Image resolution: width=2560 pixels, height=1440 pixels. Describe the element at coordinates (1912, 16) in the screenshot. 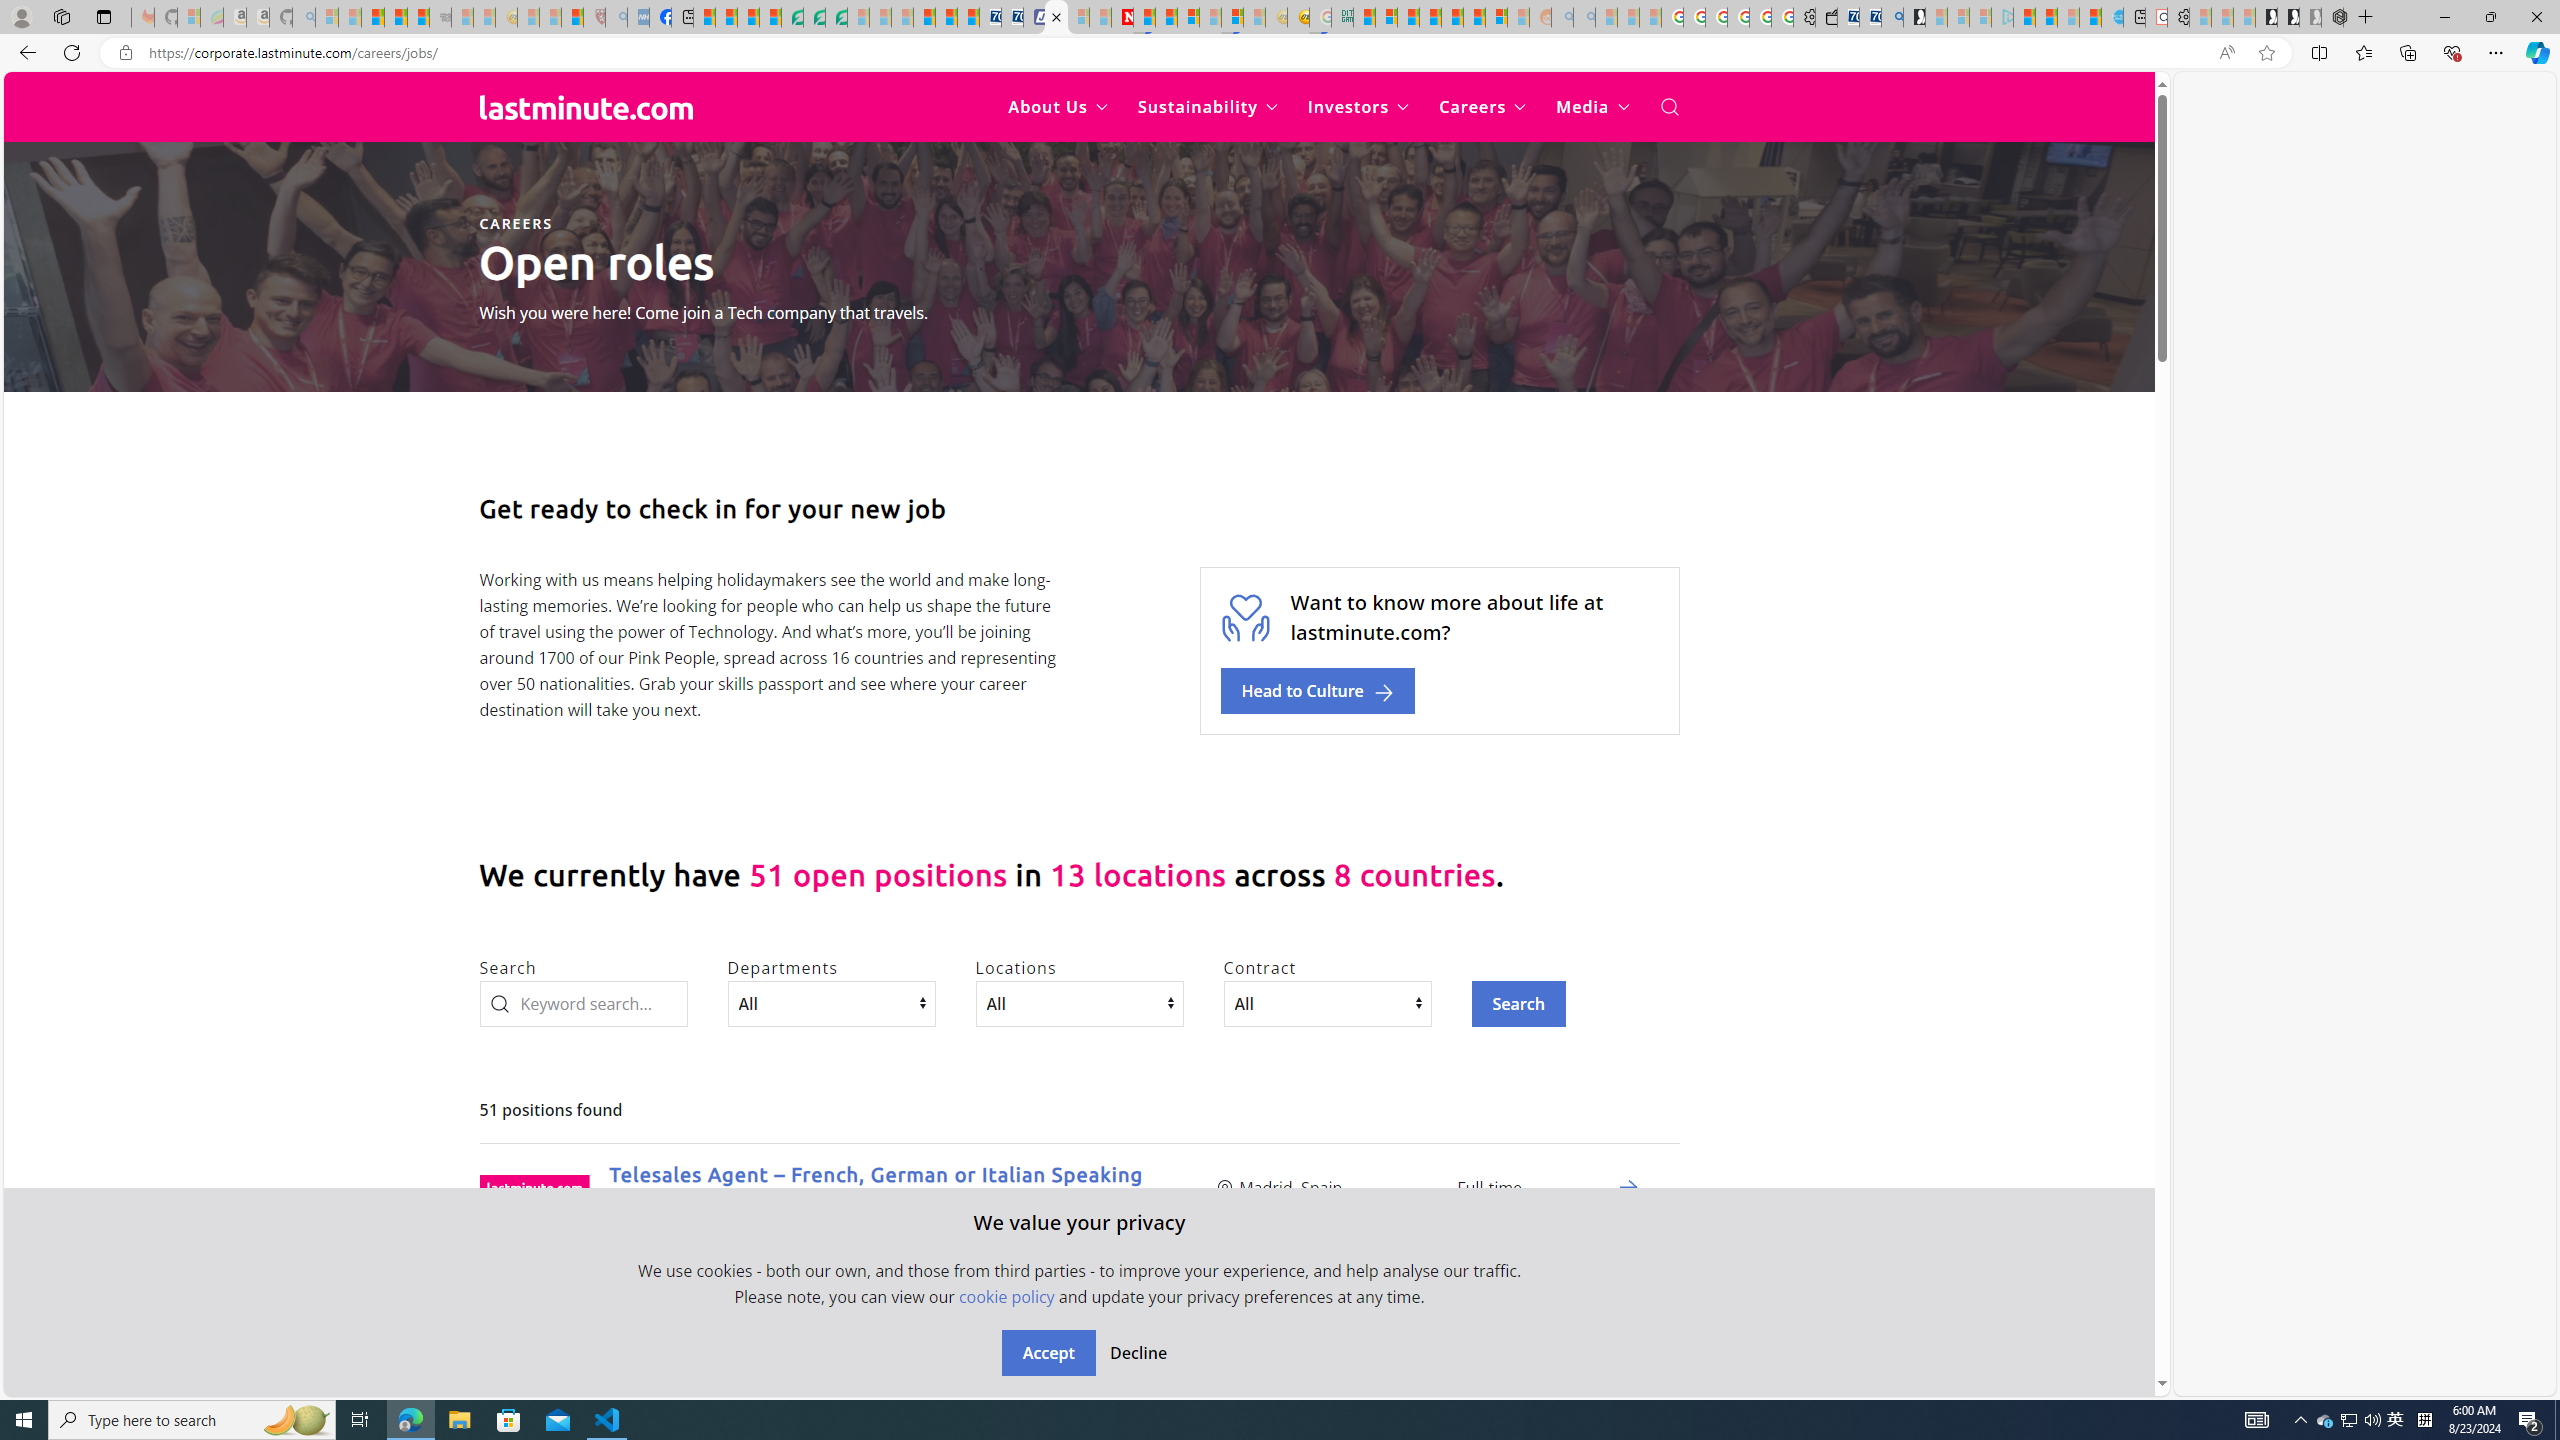

I see `'Microsoft Start Gaming'` at that location.